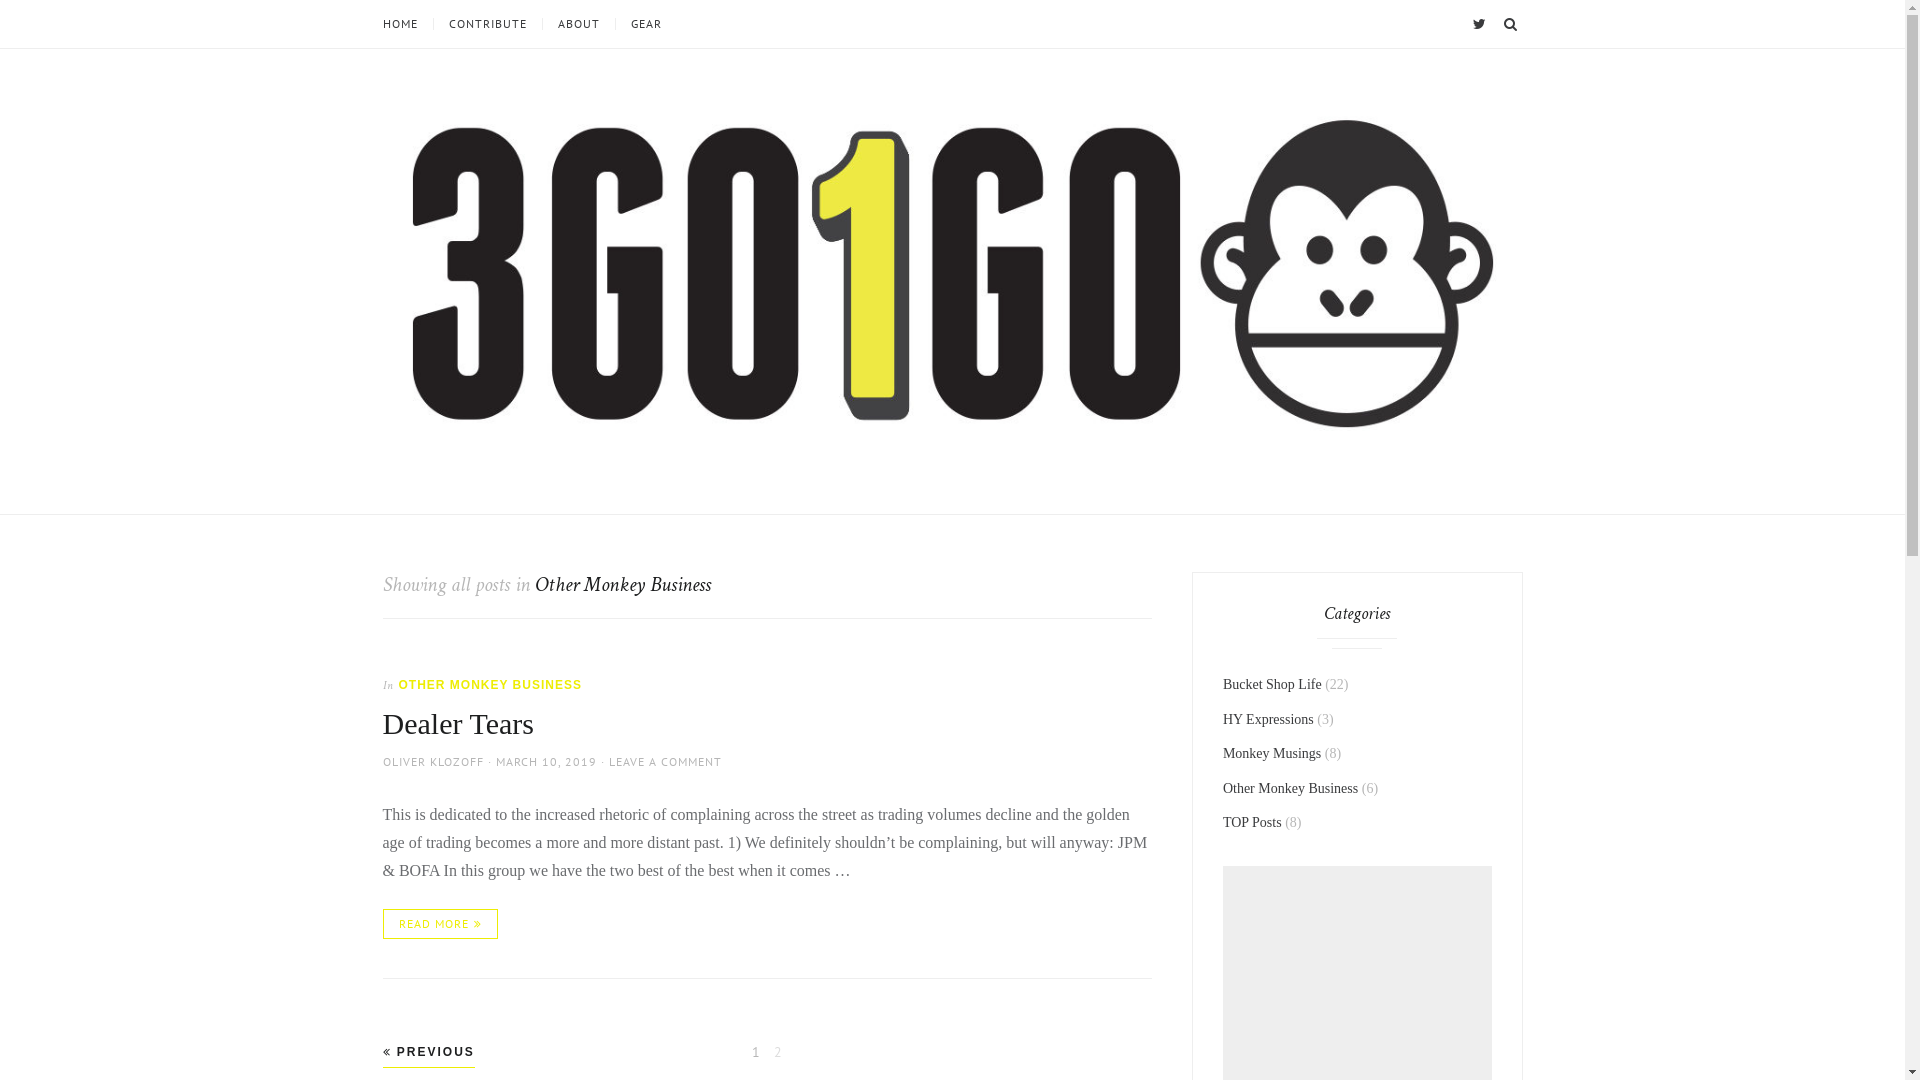 The width and height of the screenshot is (1920, 1080). What do you see at coordinates (1468, 23) in the screenshot?
I see `'Twitter'` at bounding box center [1468, 23].